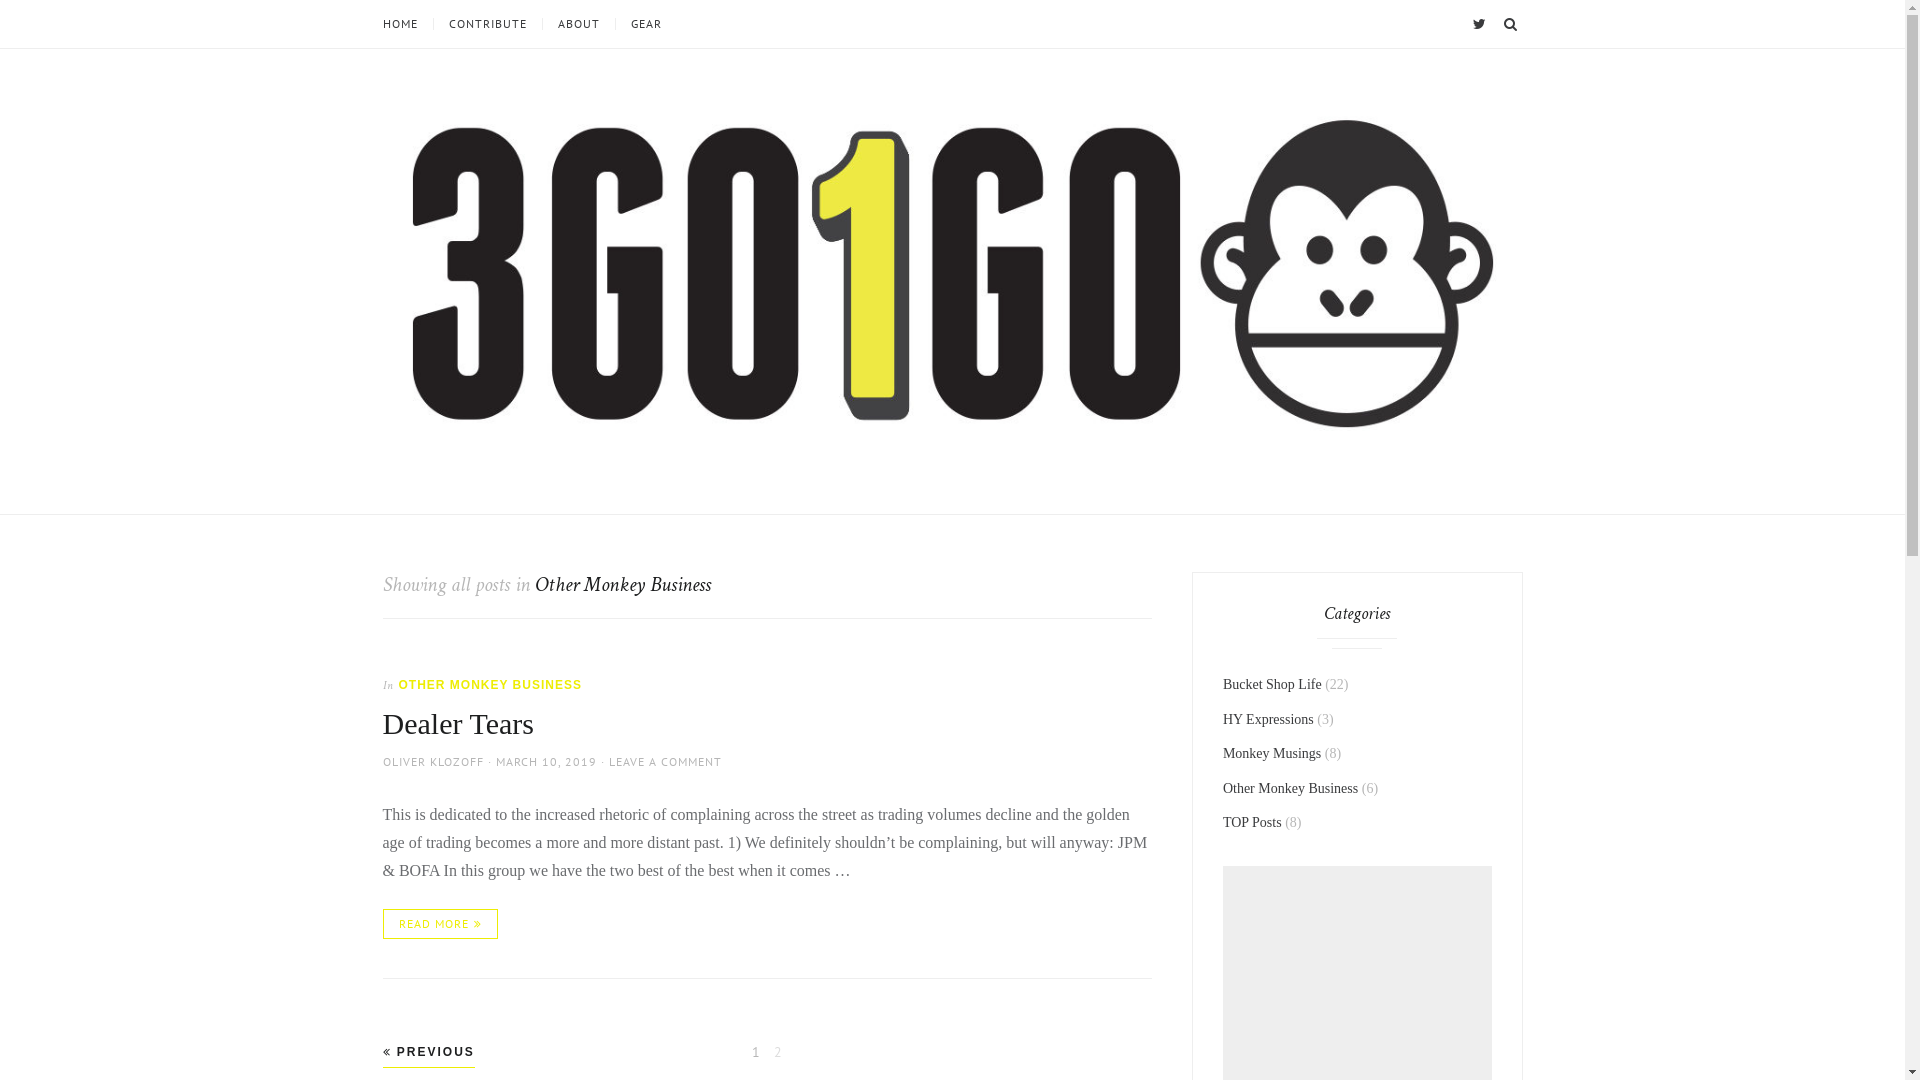 The width and height of the screenshot is (1920, 1080). What do you see at coordinates (1468, 23) in the screenshot?
I see `'Twitter'` at bounding box center [1468, 23].